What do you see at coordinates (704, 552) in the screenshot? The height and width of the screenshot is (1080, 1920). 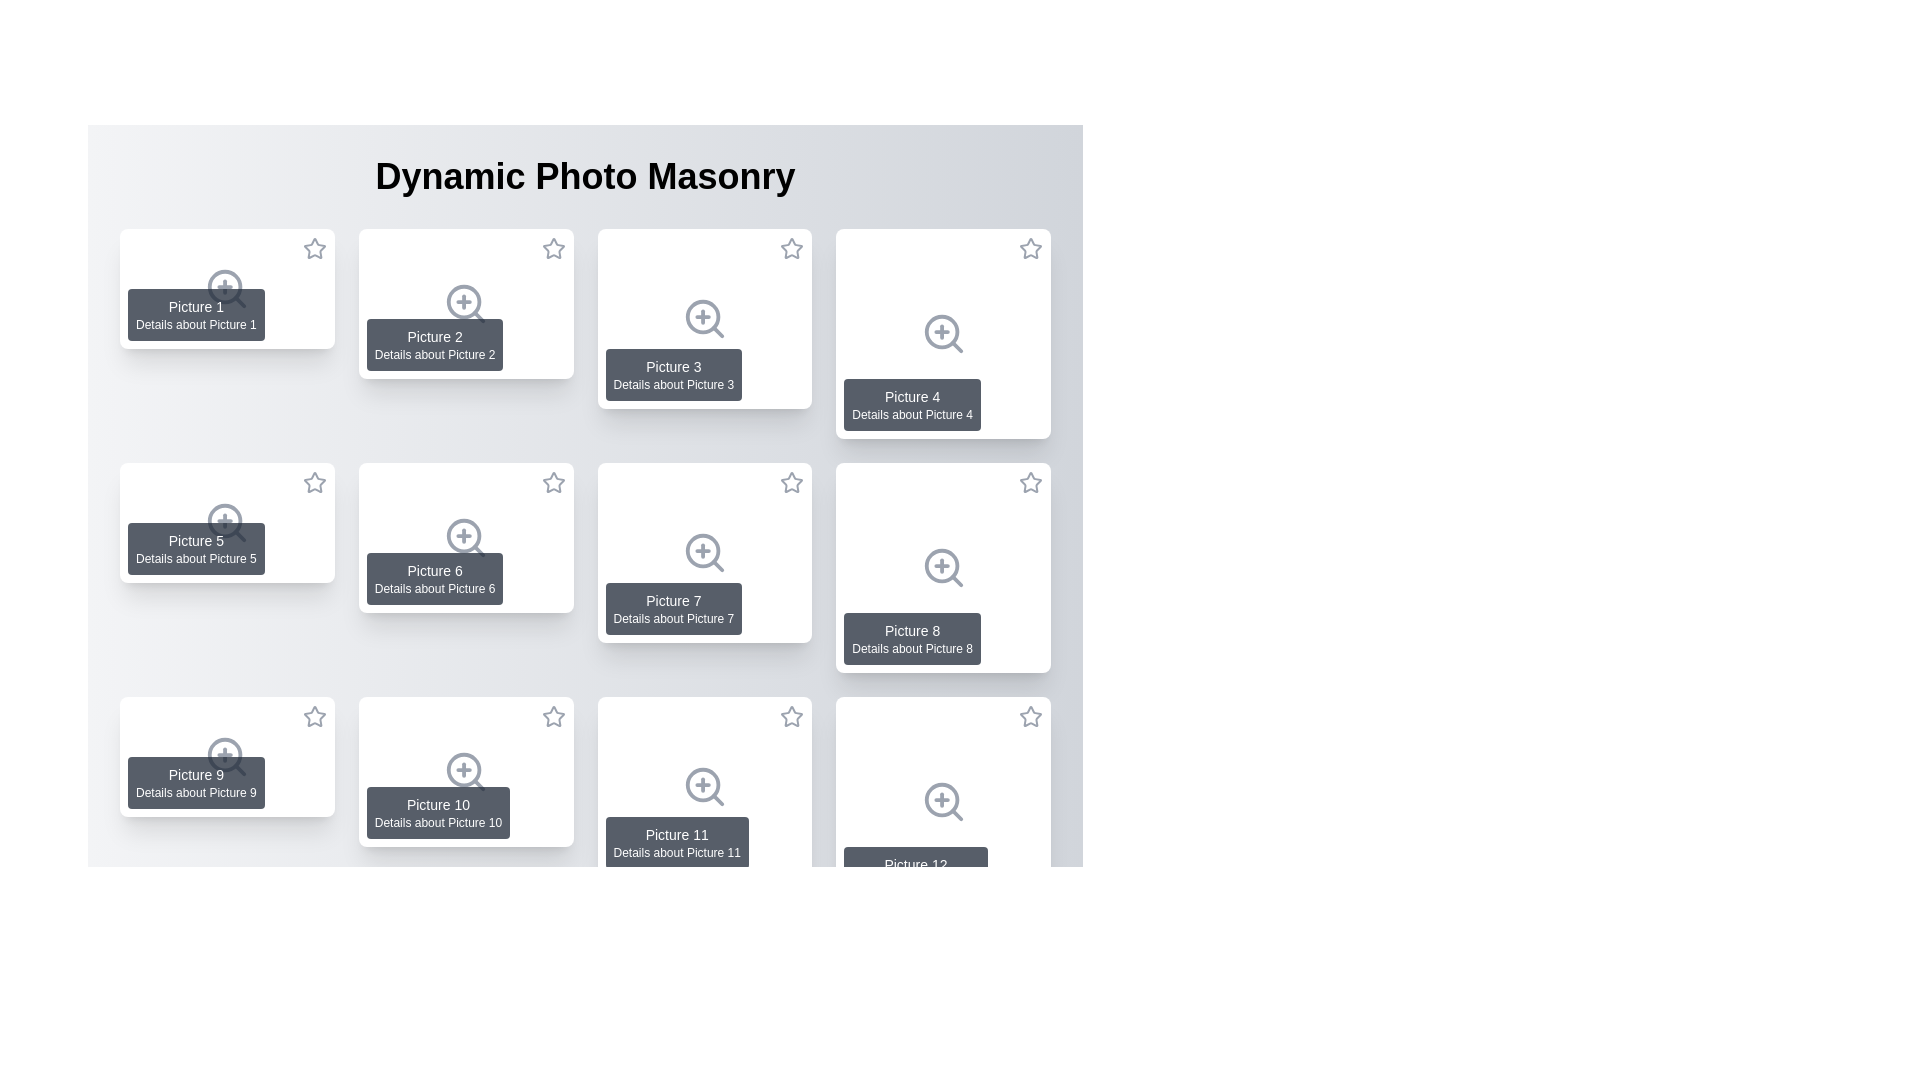 I see `the magnifying glass icon with a plus symbol, which is located within the card labeled 'Picture 7'` at bounding box center [704, 552].